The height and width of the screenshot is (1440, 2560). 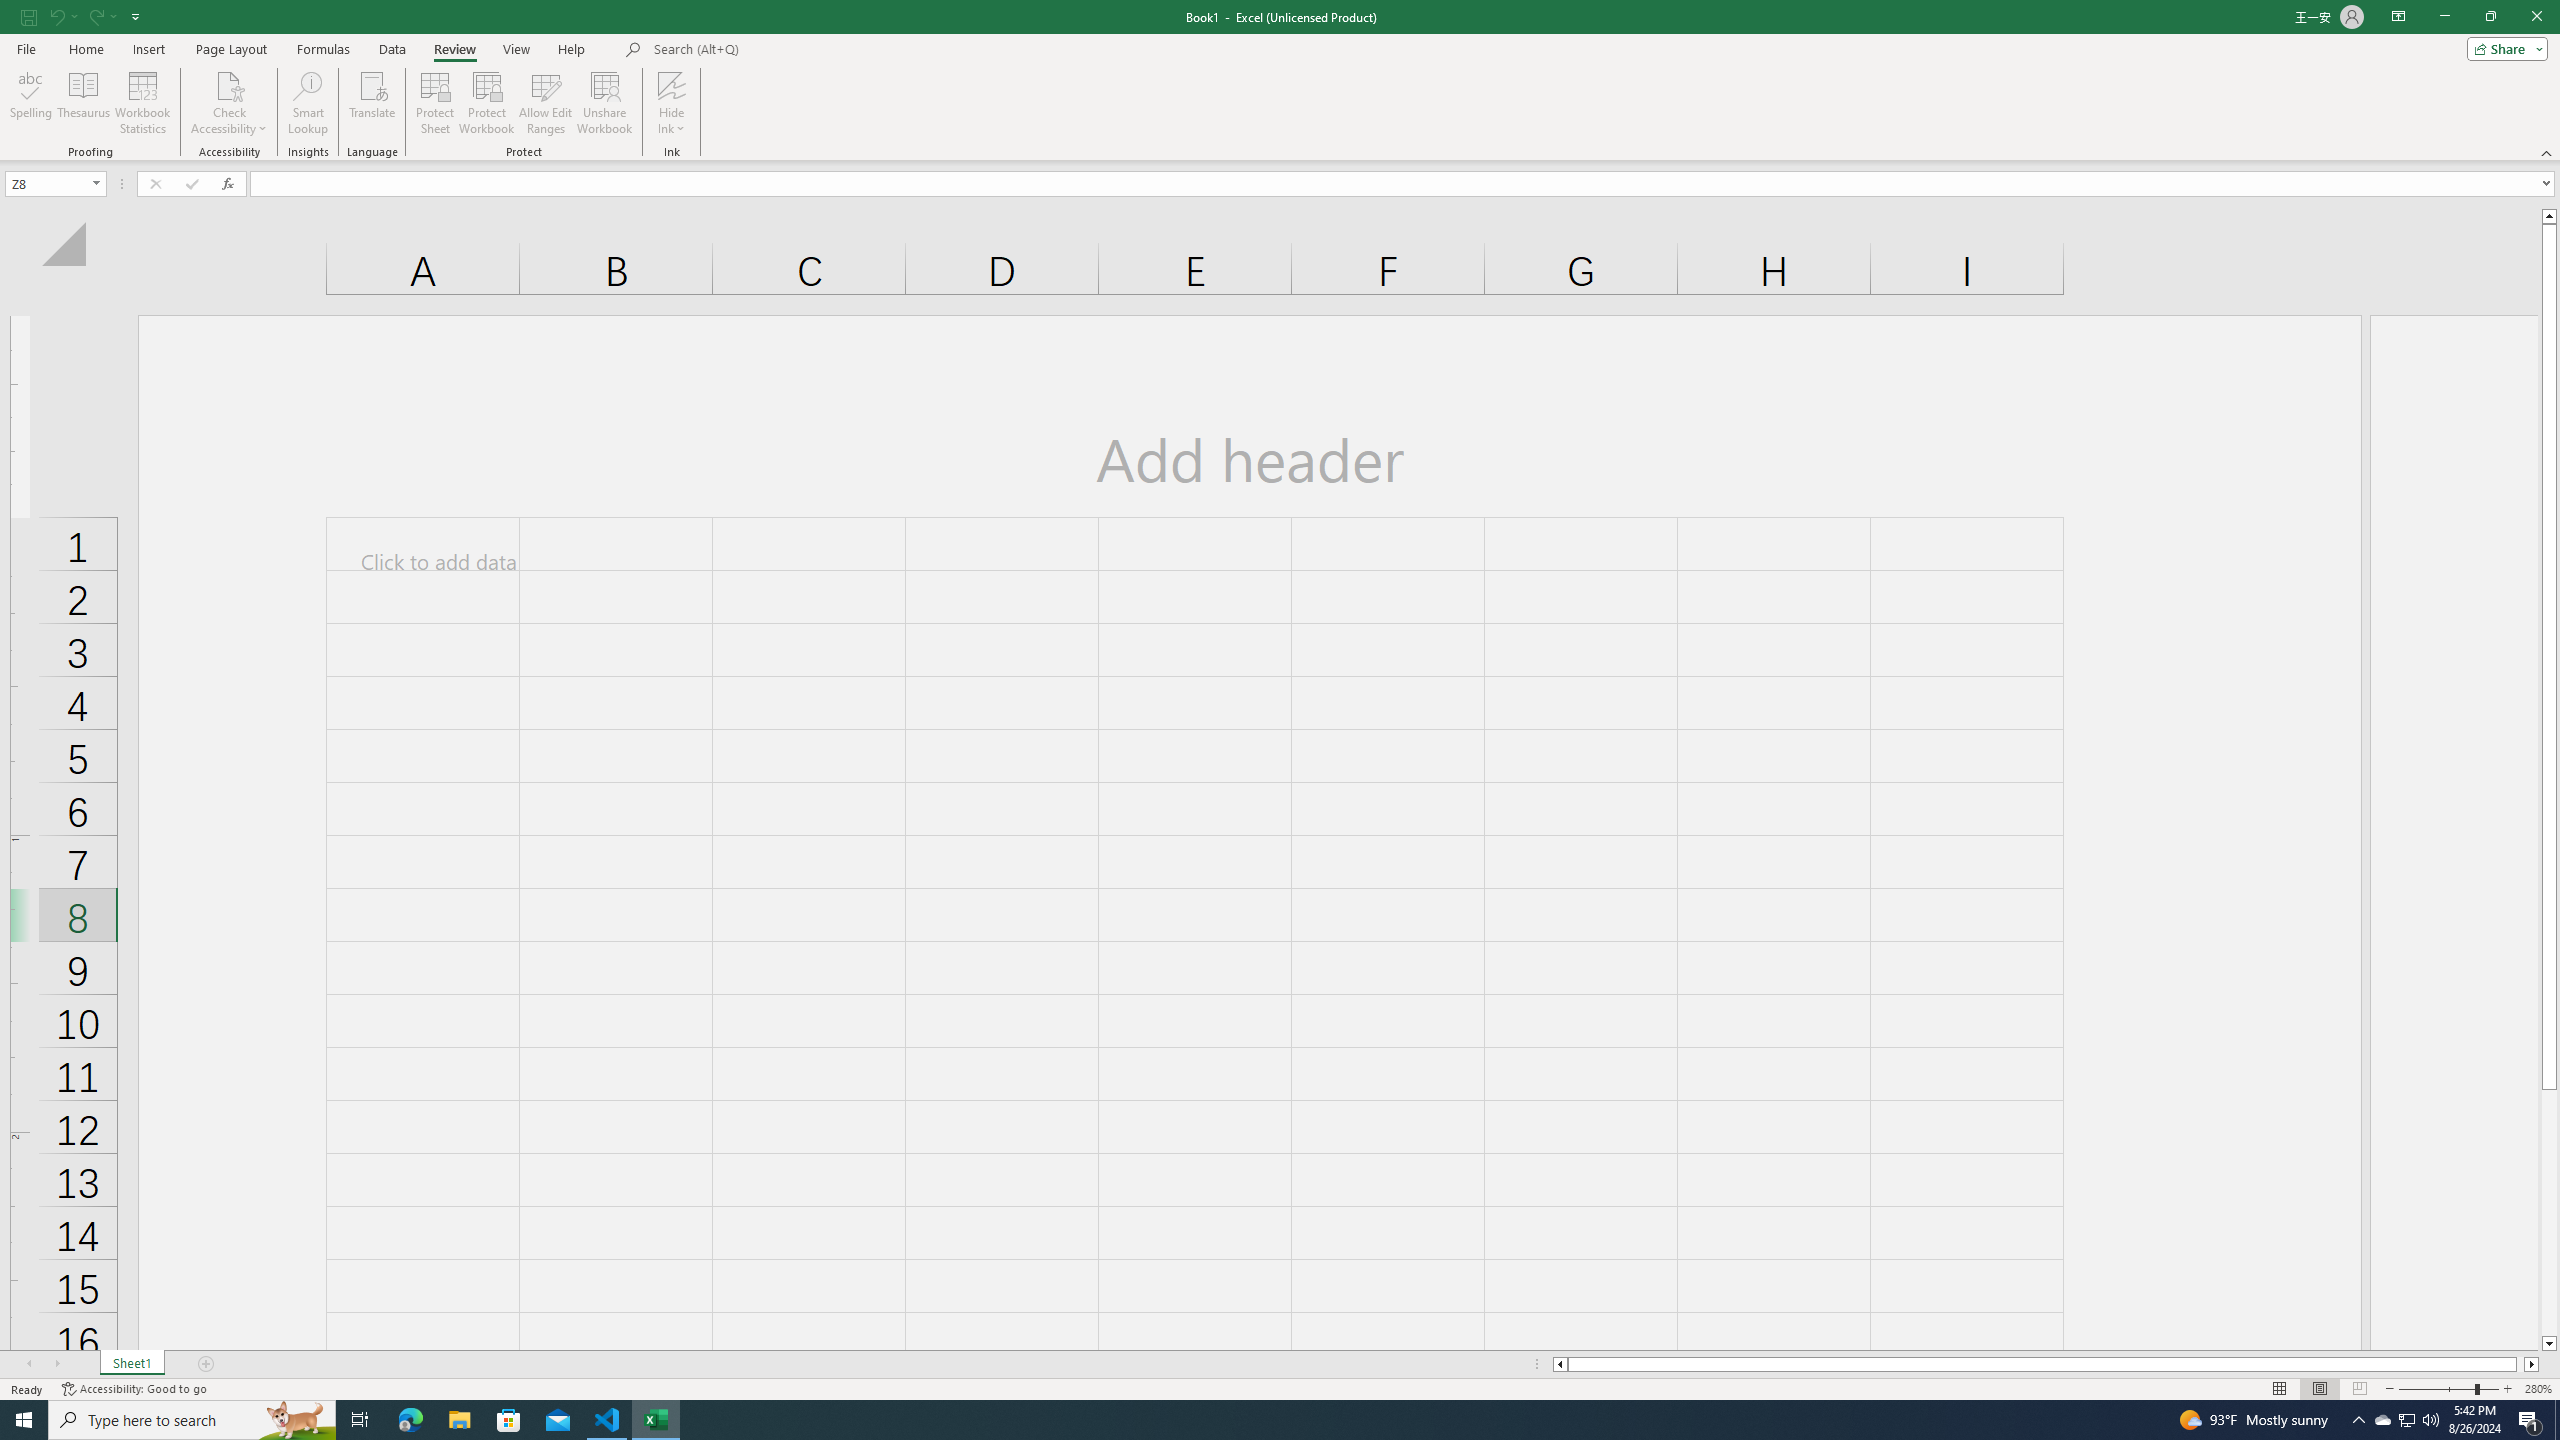 What do you see at coordinates (546, 103) in the screenshot?
I see `'Allow Edit Ranges'` at bounding box center [546, 103].